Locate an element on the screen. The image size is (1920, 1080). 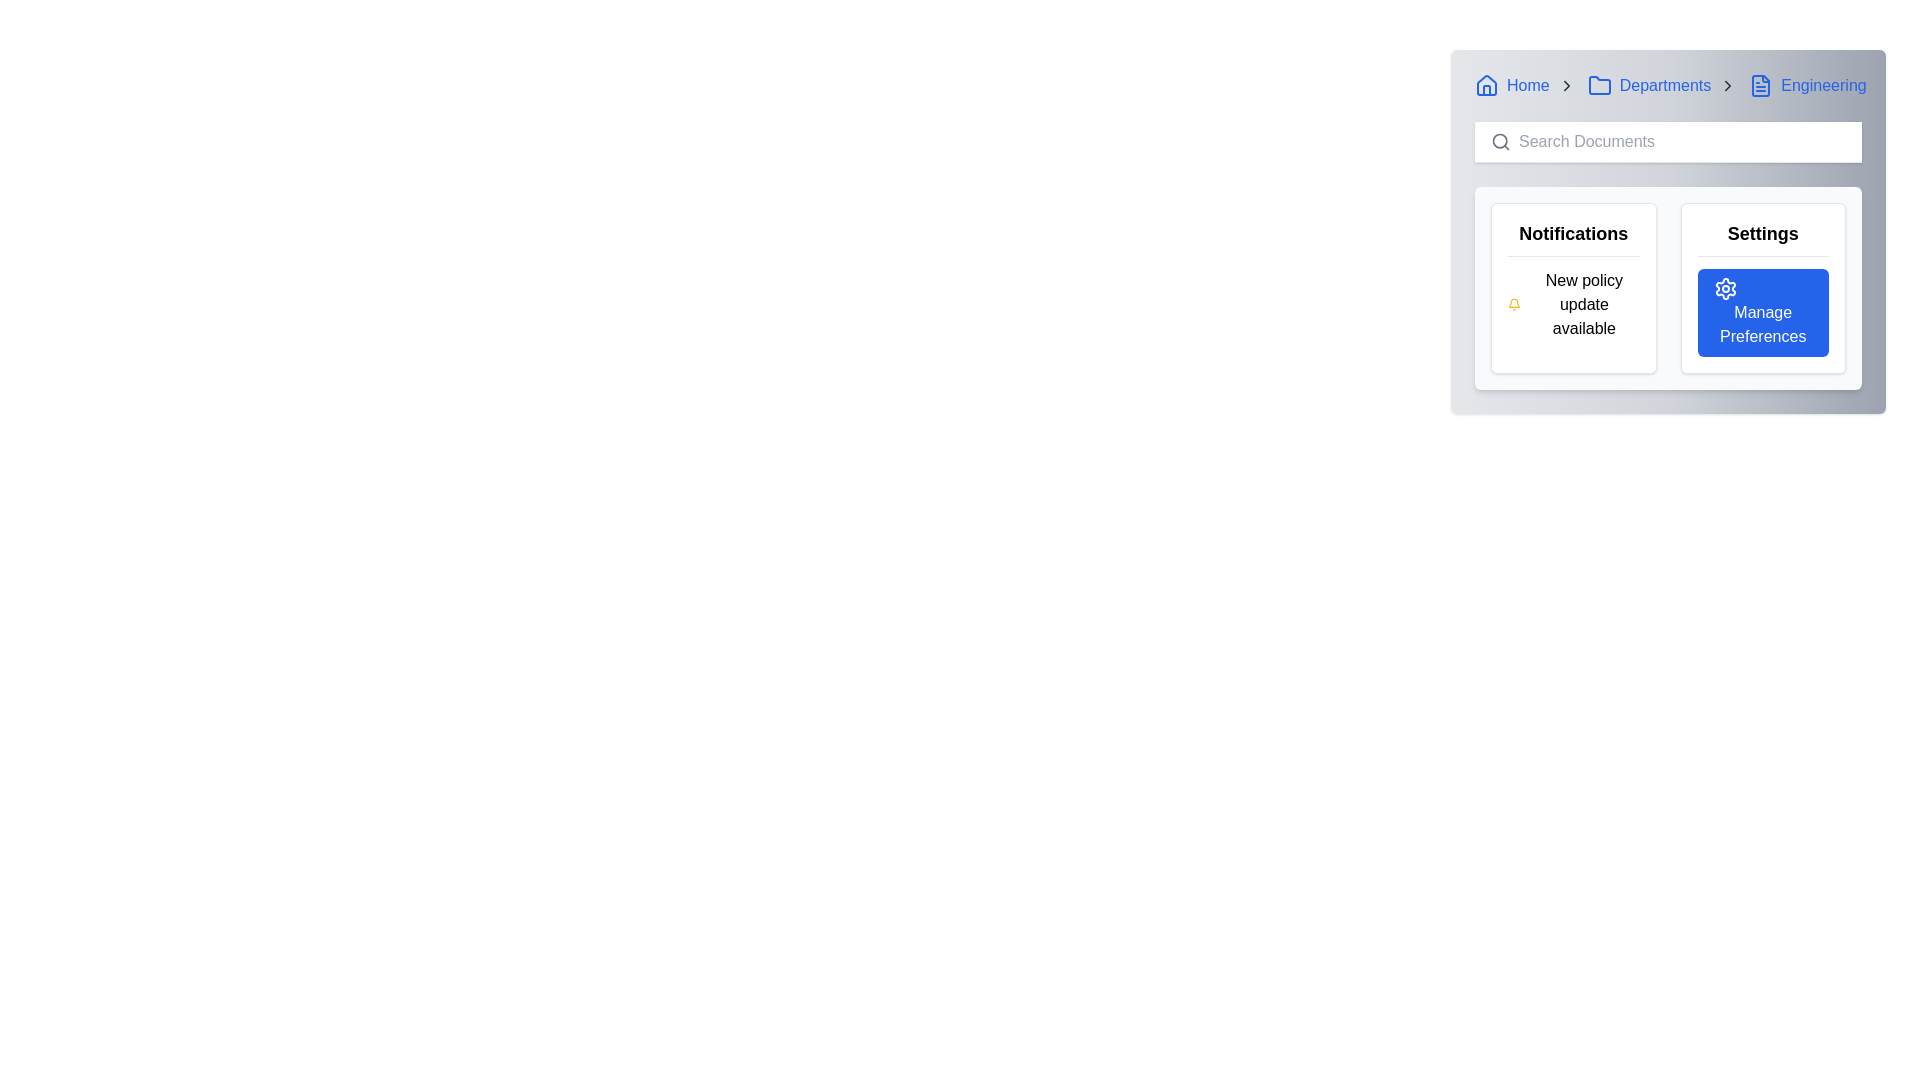
the smaller circular section of the magnifying glass icon, which represents the search functionality, located at the top left corner of the search bar is located at coordinates (1500, 140).